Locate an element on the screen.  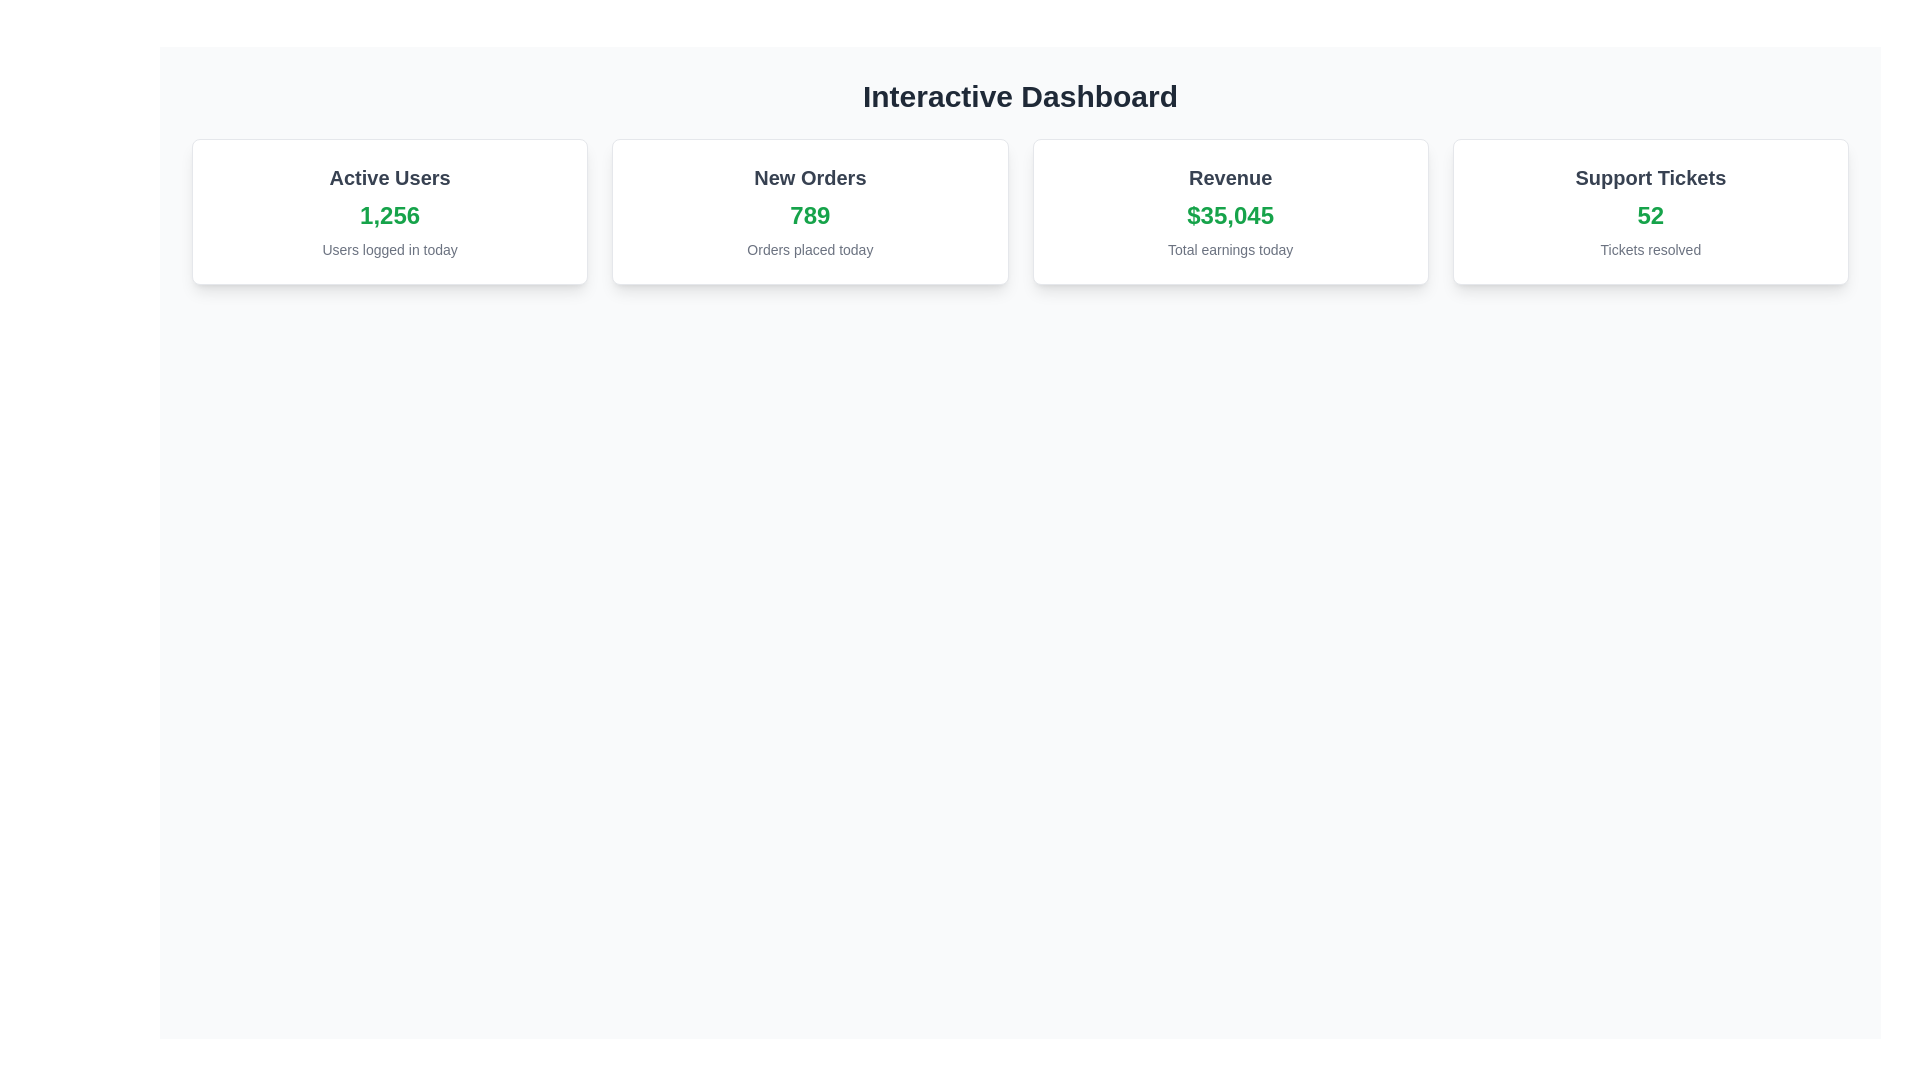
the Text Label displaying the numeric value '789' in bold, large green text, located under the label 'New Orders' is located at coordinates (810, 216).